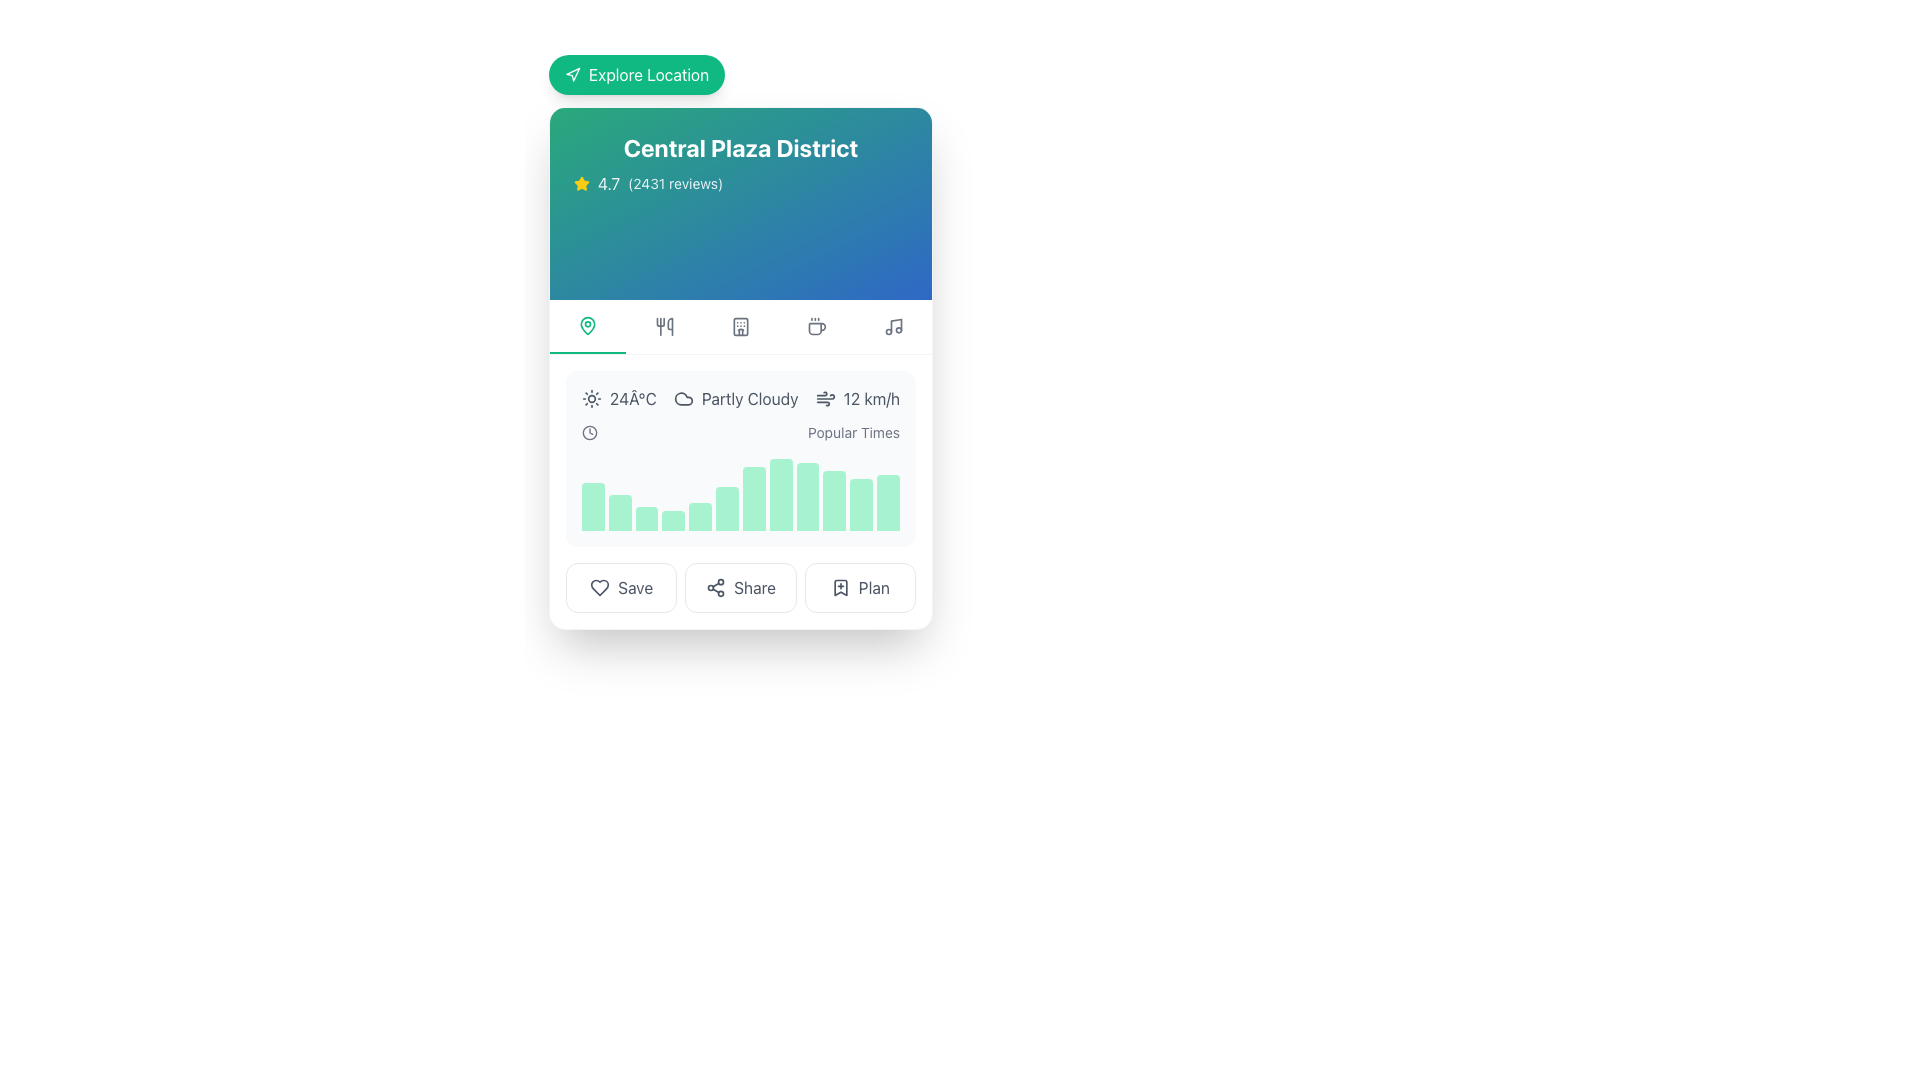  Describe the element at coordinates (739, 146) in the screenshot. I see `the text label that reads 'Central Plaza District', which is prominently styled in a large white font against a gradient background, located at the top of the card interface under the 'Explore Location' button` at that location.